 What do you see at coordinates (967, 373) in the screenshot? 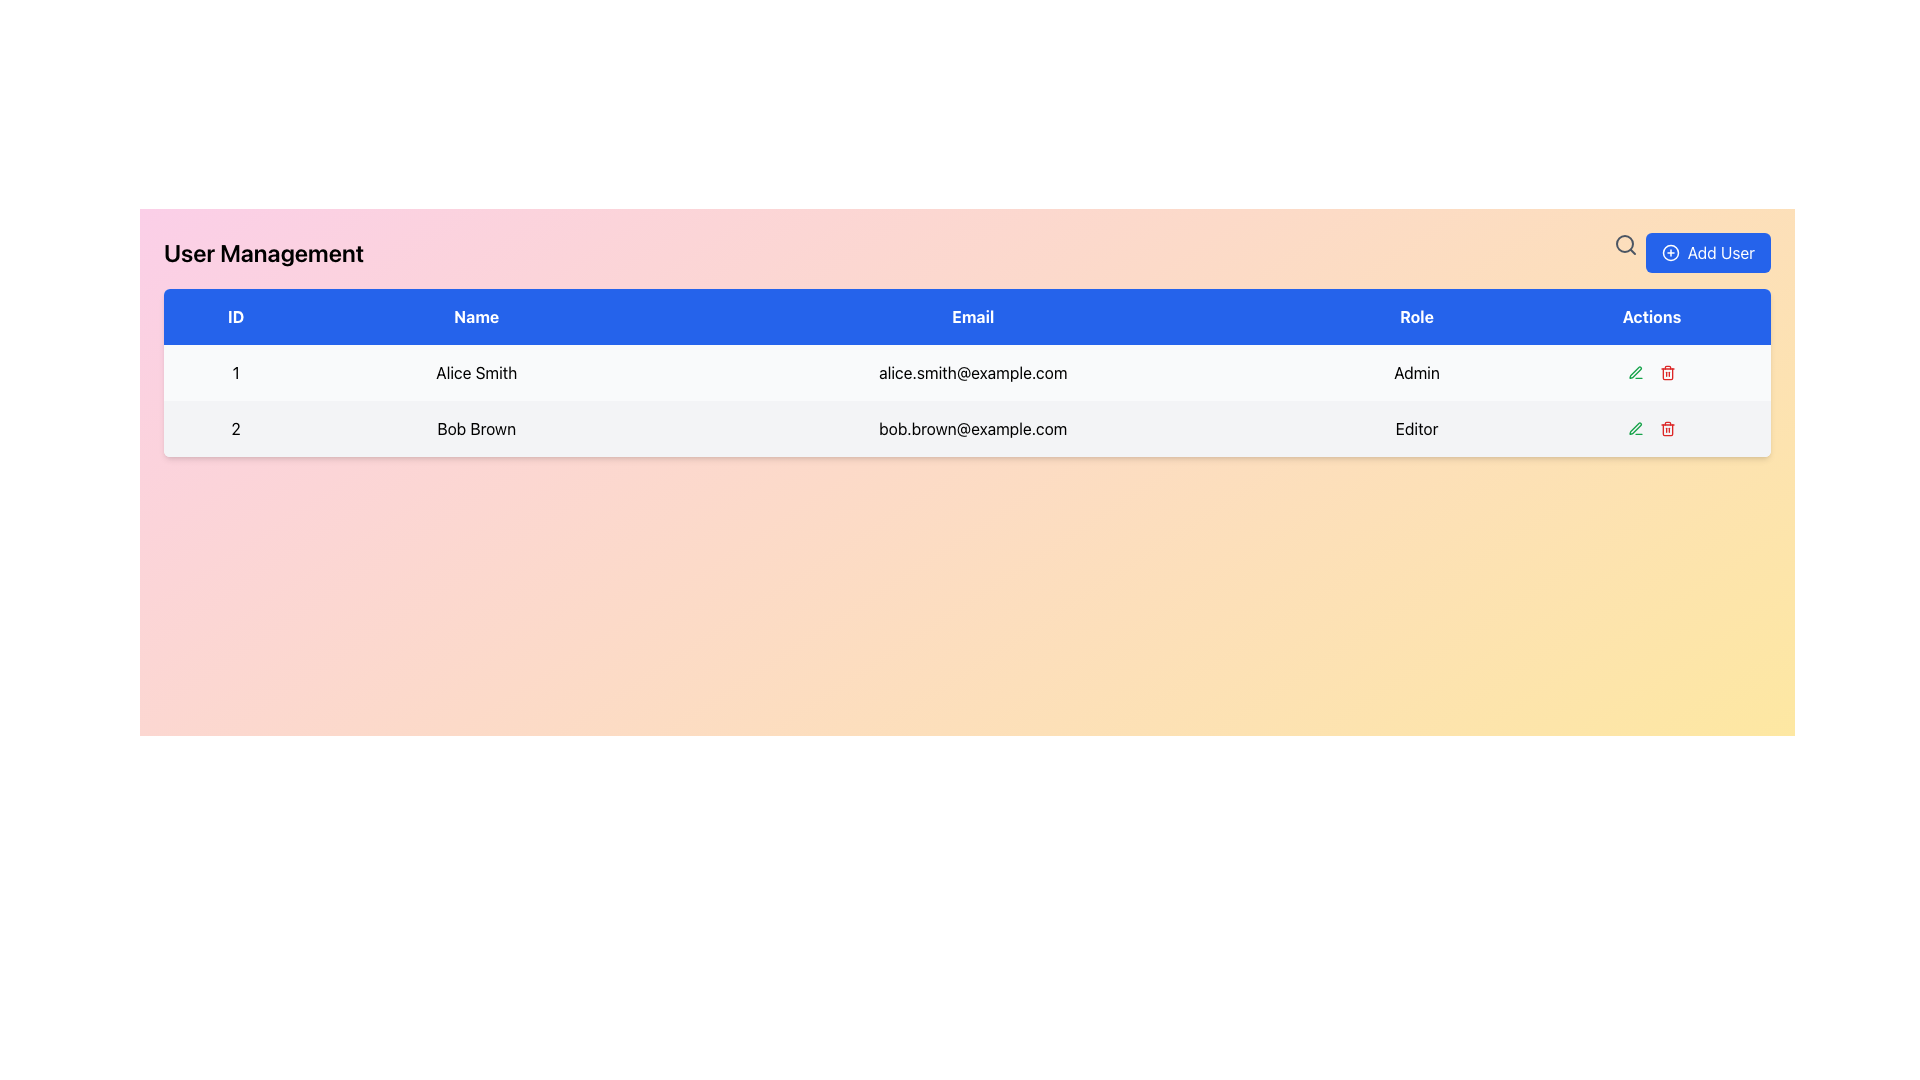
I see `the first data row in the user information table, which includes the details '1', 'Alice Smith', 'alice.smith@example.com', and 'Admin'` at bounding box center [967, 373].